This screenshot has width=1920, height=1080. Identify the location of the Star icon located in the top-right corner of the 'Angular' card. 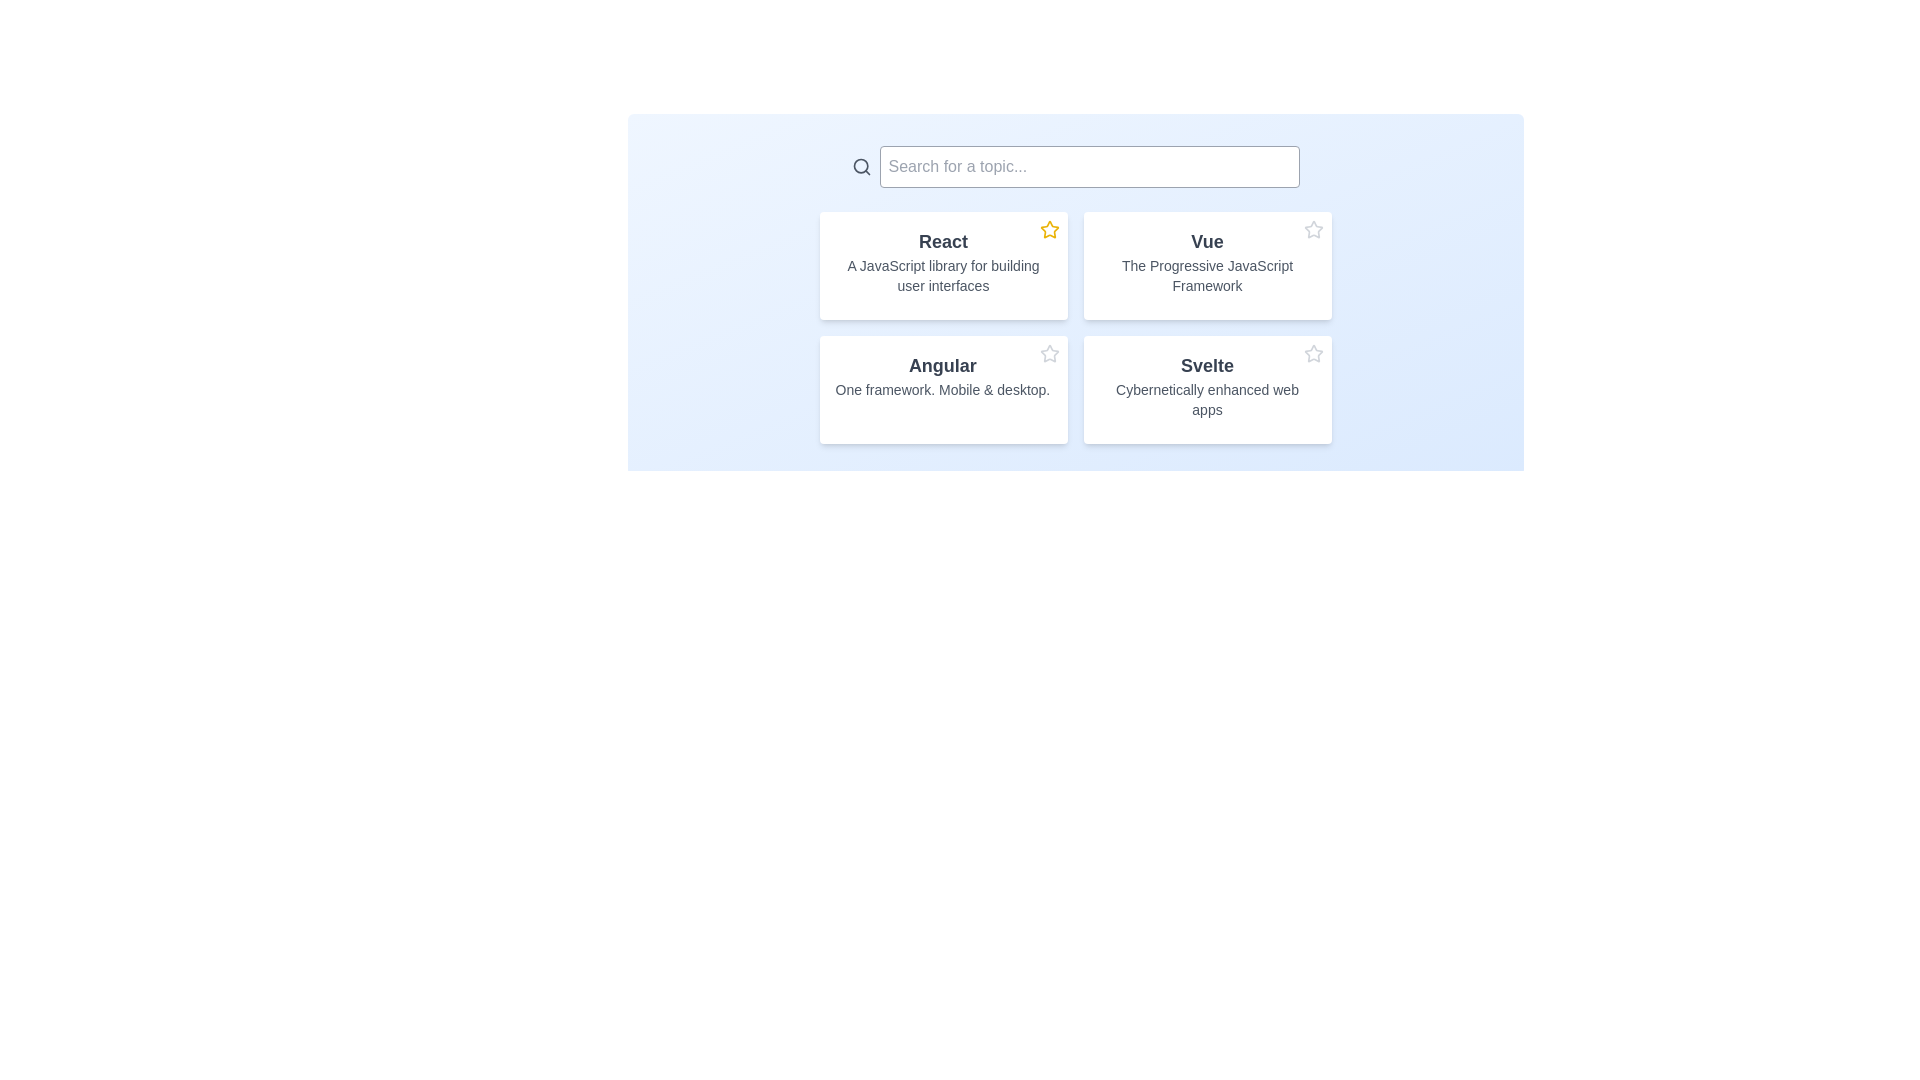
(1048, 353).